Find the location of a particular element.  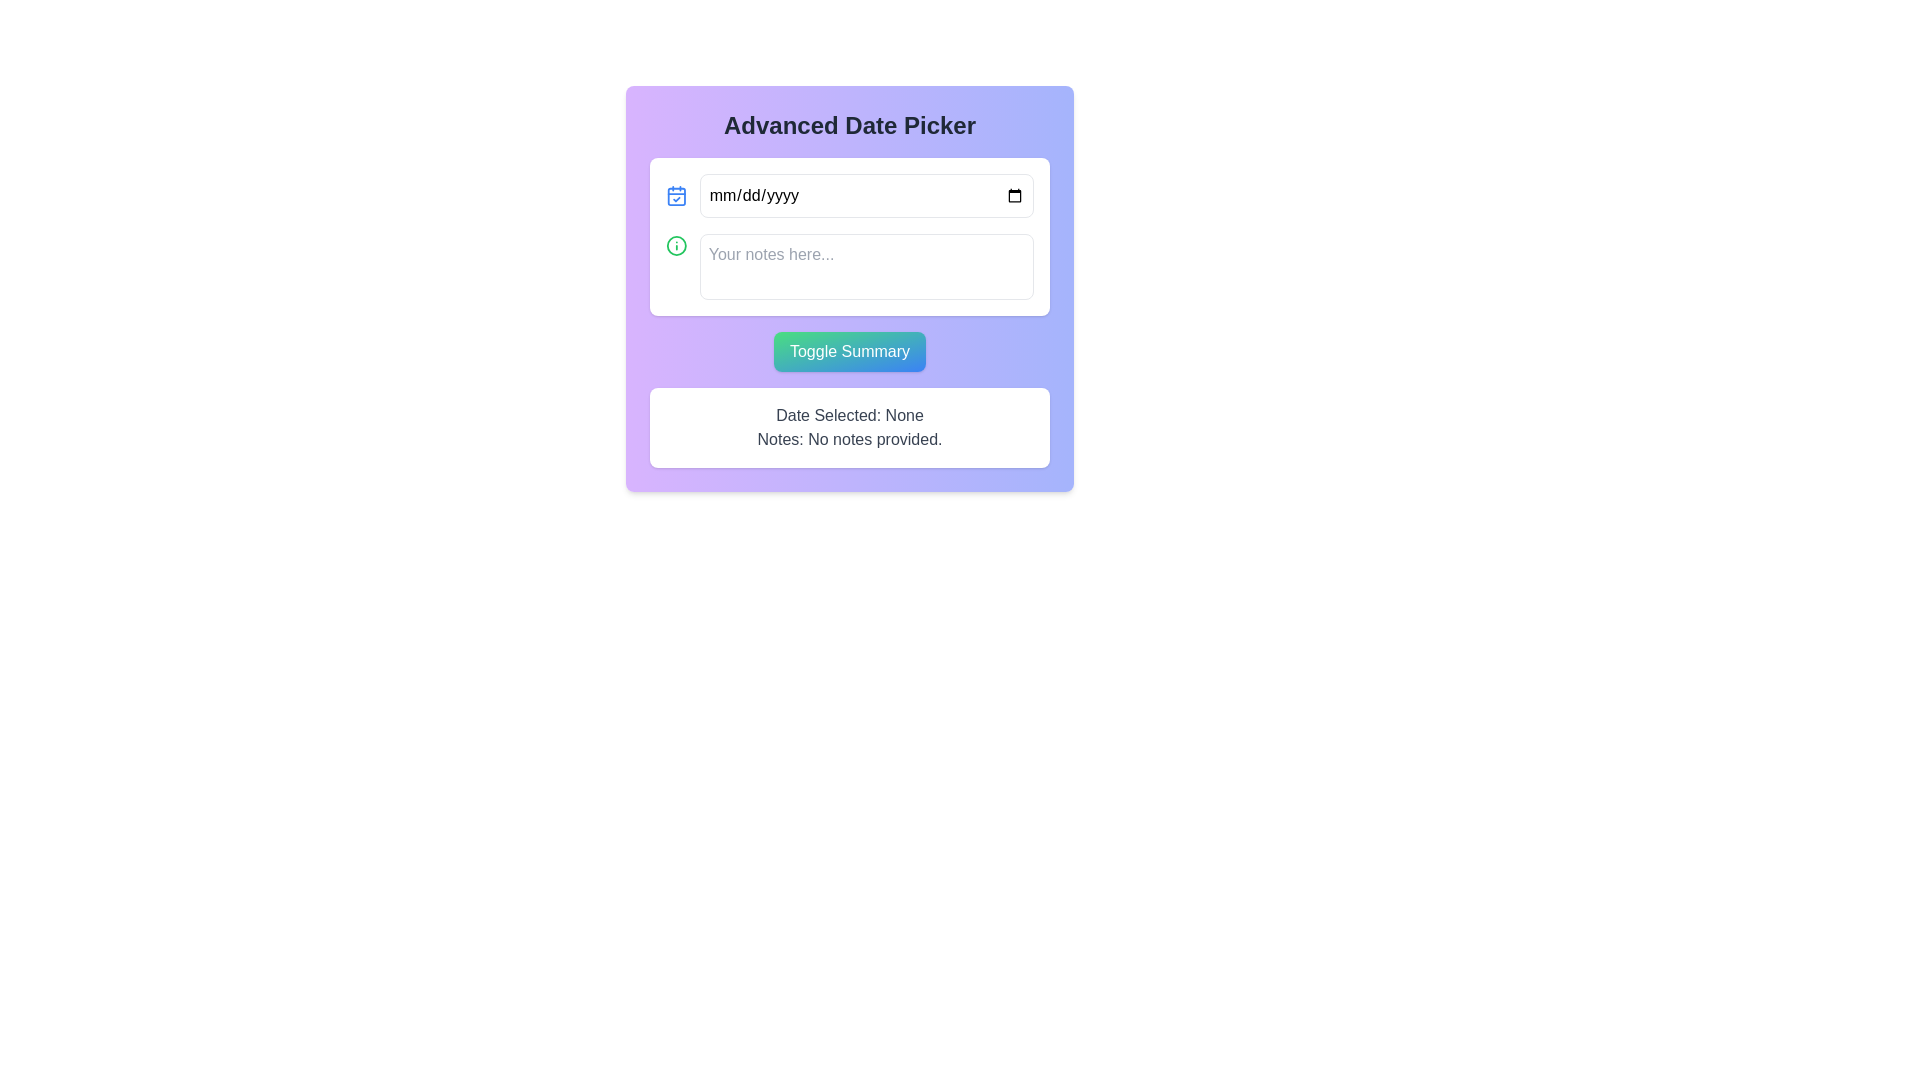

the SVG Circle element, which is part of the icon indicating additional functionality, located to the left of the text input area in the 'Advanced Date Picker' form is located at coordinates (676, 245).